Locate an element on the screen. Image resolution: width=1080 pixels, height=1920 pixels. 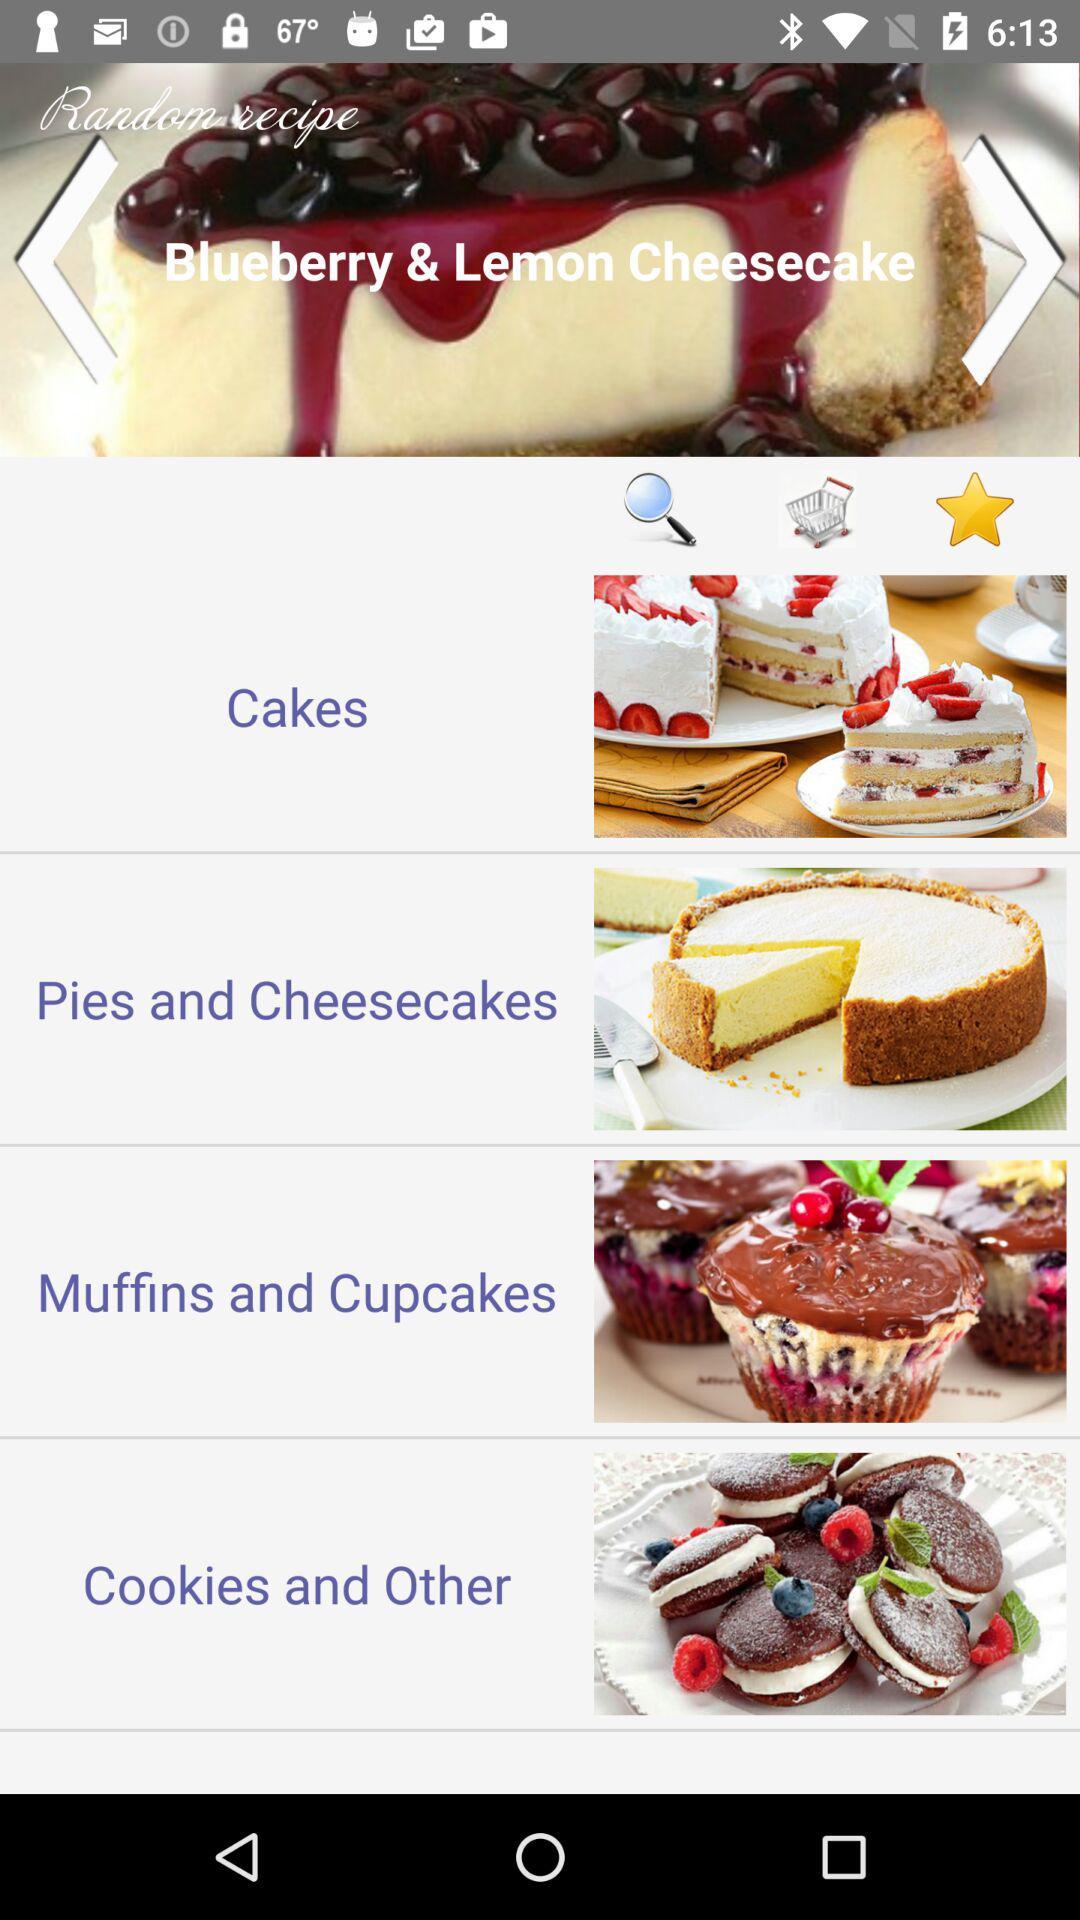
next recipe is located at coordinates (1014, 258).